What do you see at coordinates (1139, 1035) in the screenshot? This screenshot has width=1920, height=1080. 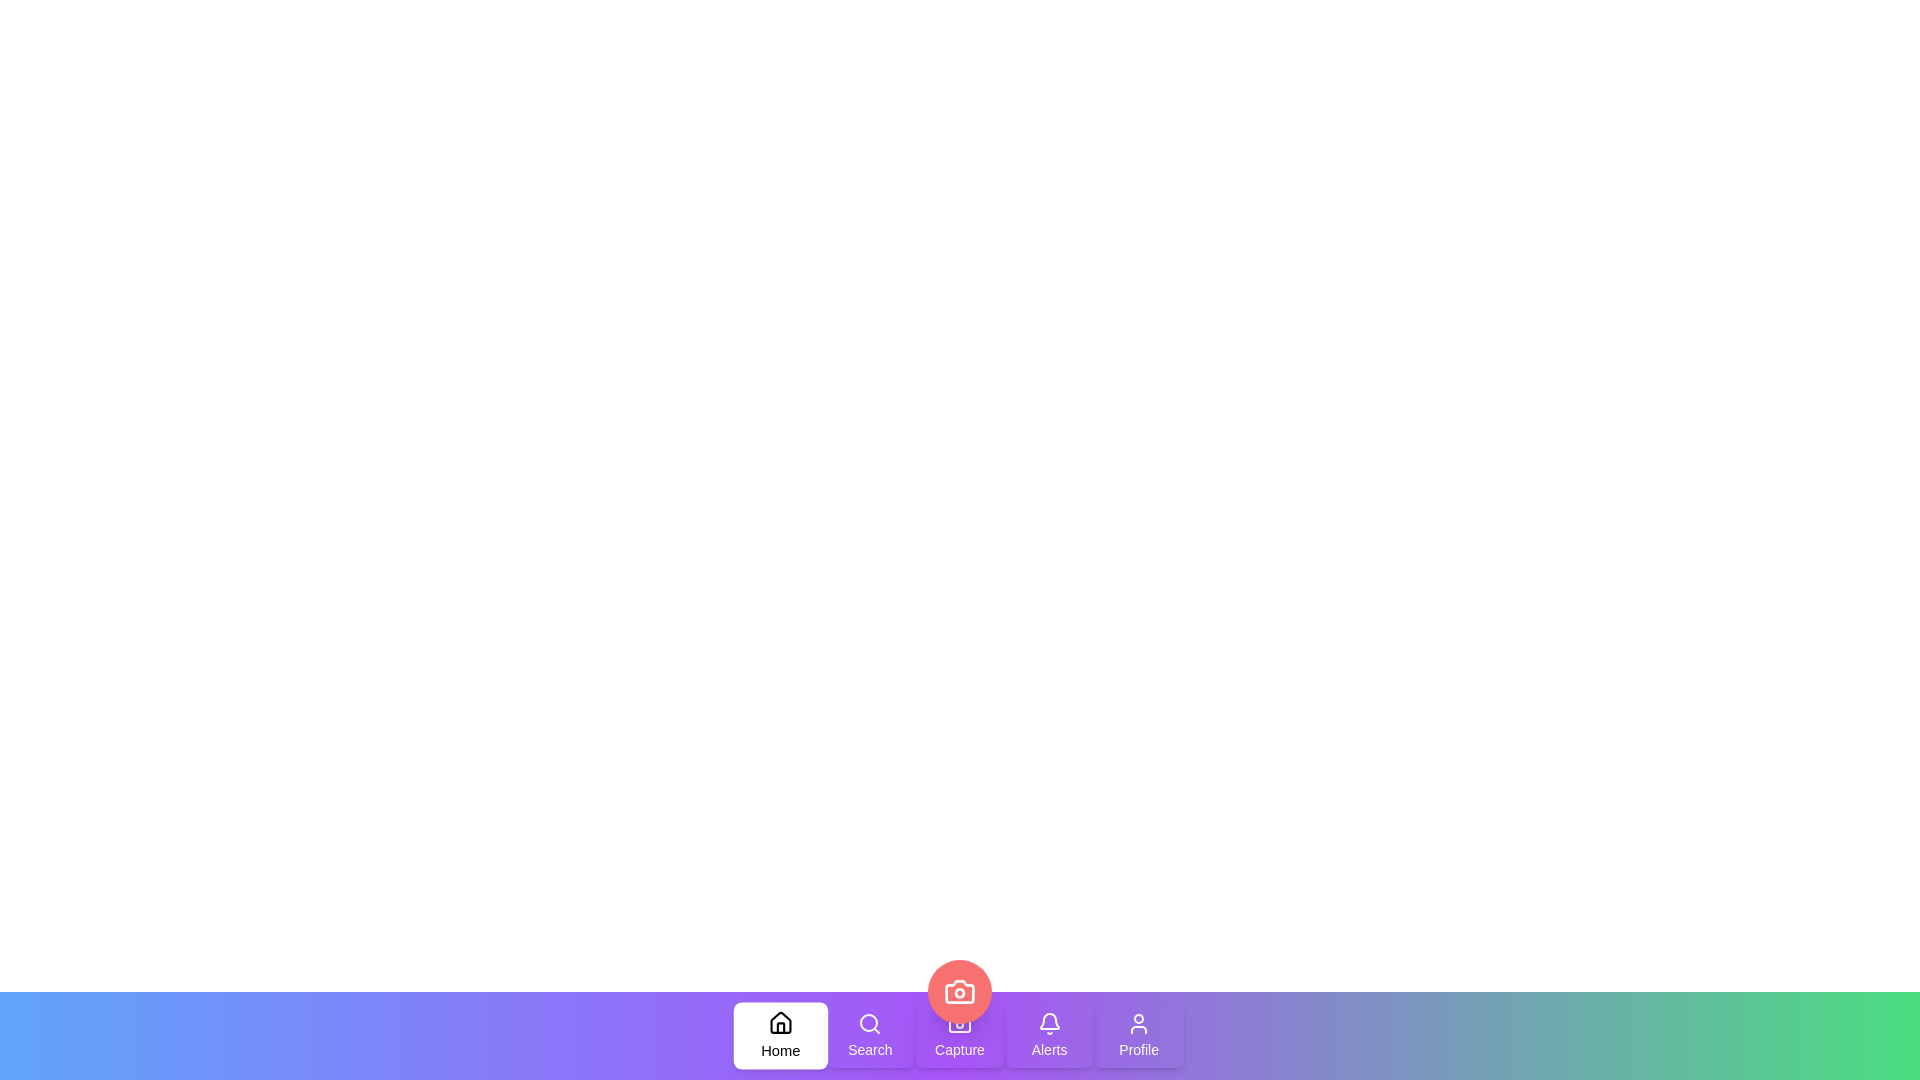 I see `the tab labeled 'Profile' to observe its hover effect` at bounding box center [1139, 1035].